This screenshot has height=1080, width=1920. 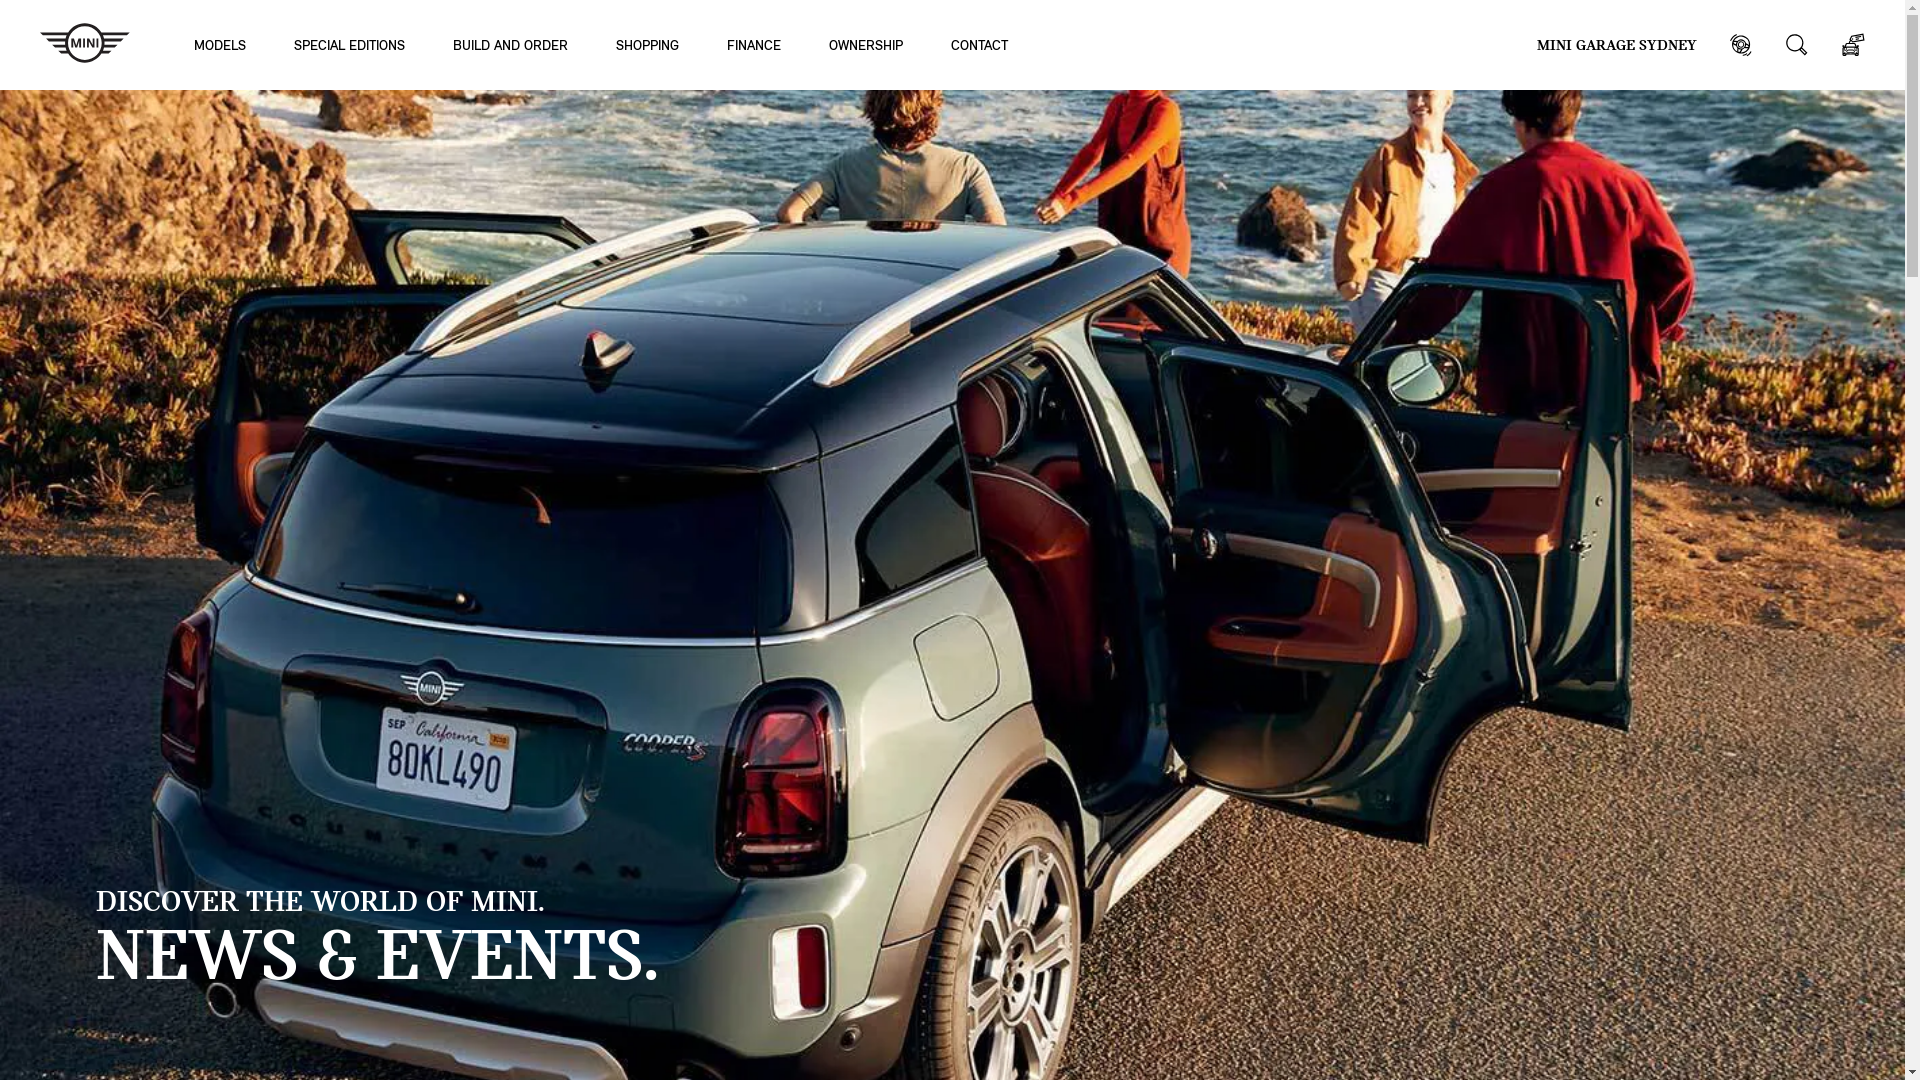 I want to click on 'BUILD AND ORDER', so click(x=510, y=44).